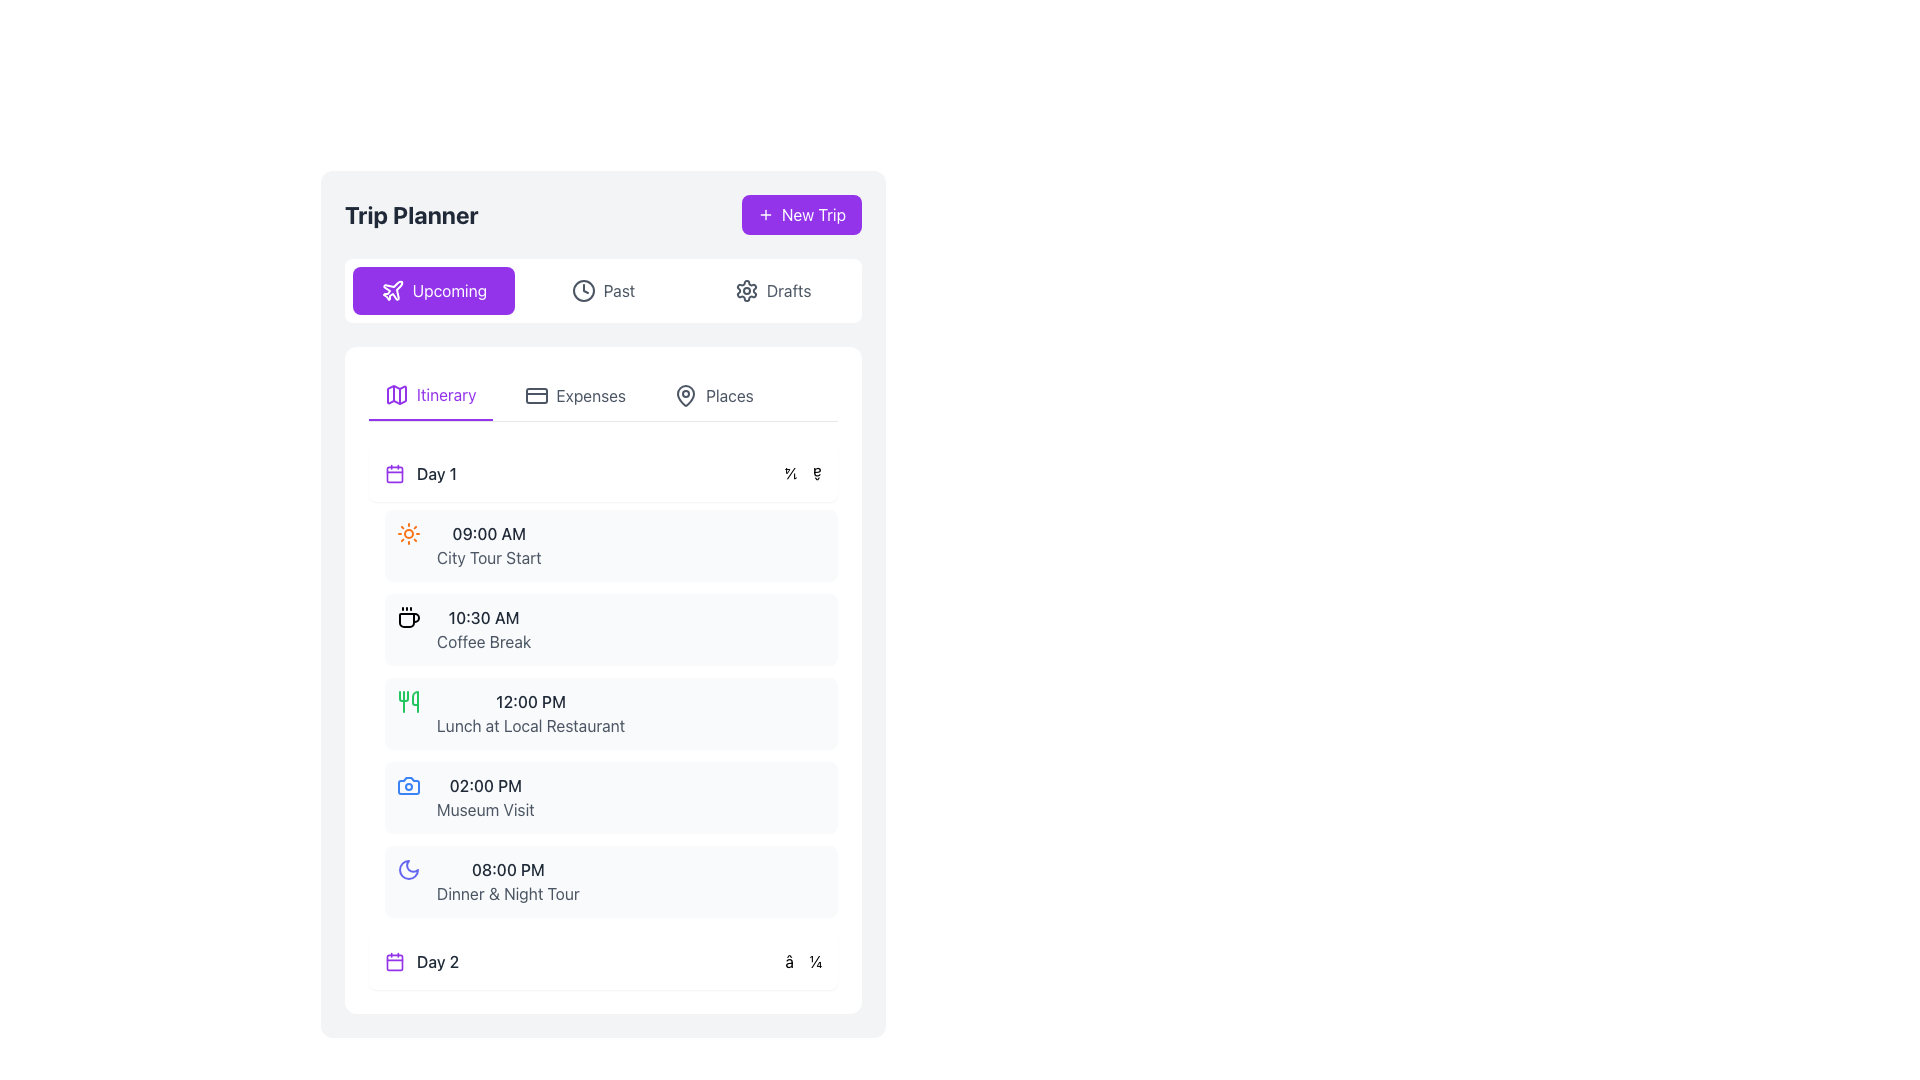 Image resolution: width=1920 pixels, height=1080 pixels. What do you see at coordinates (432, 290) in the screenshot?
I see `the 'Upcoming' button in the navigation bar` at bounding box center [432, 290].